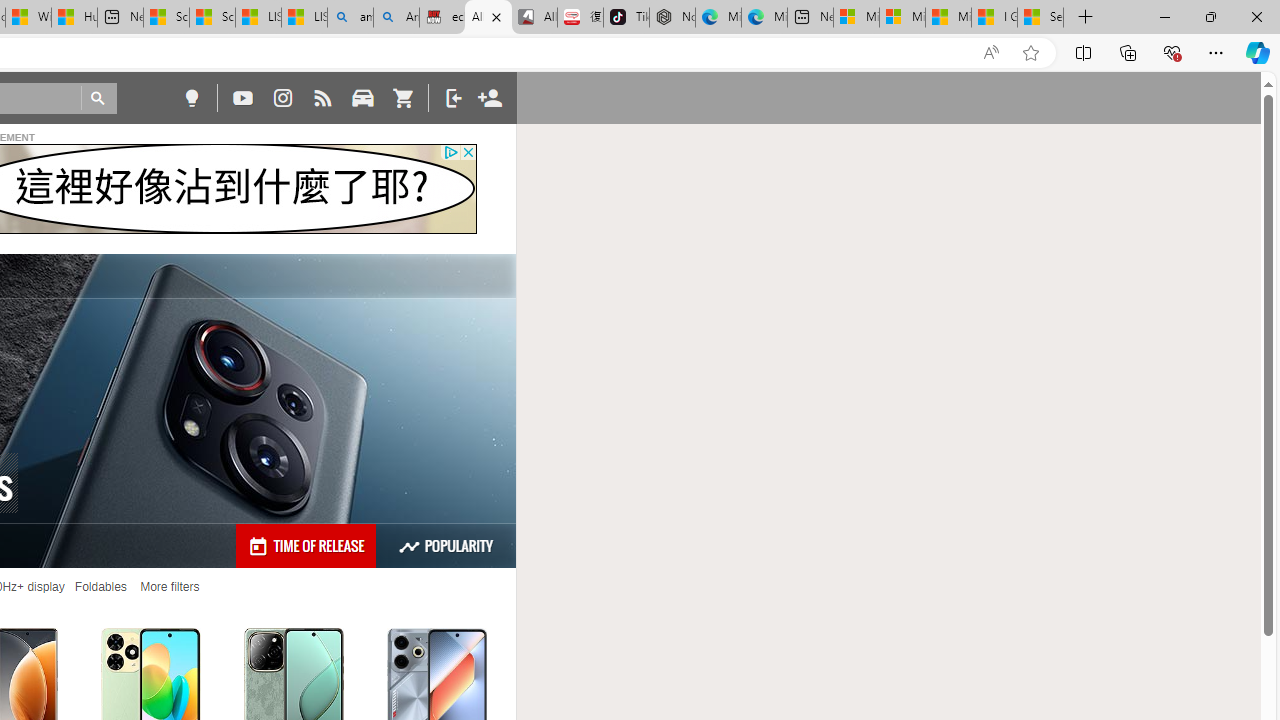 The width and height of the screenshot is (1280, 720). What do you see at coordinates (496, 17) in the screenshot?
I see `'Close tab'` at bounding box center [496, 17].